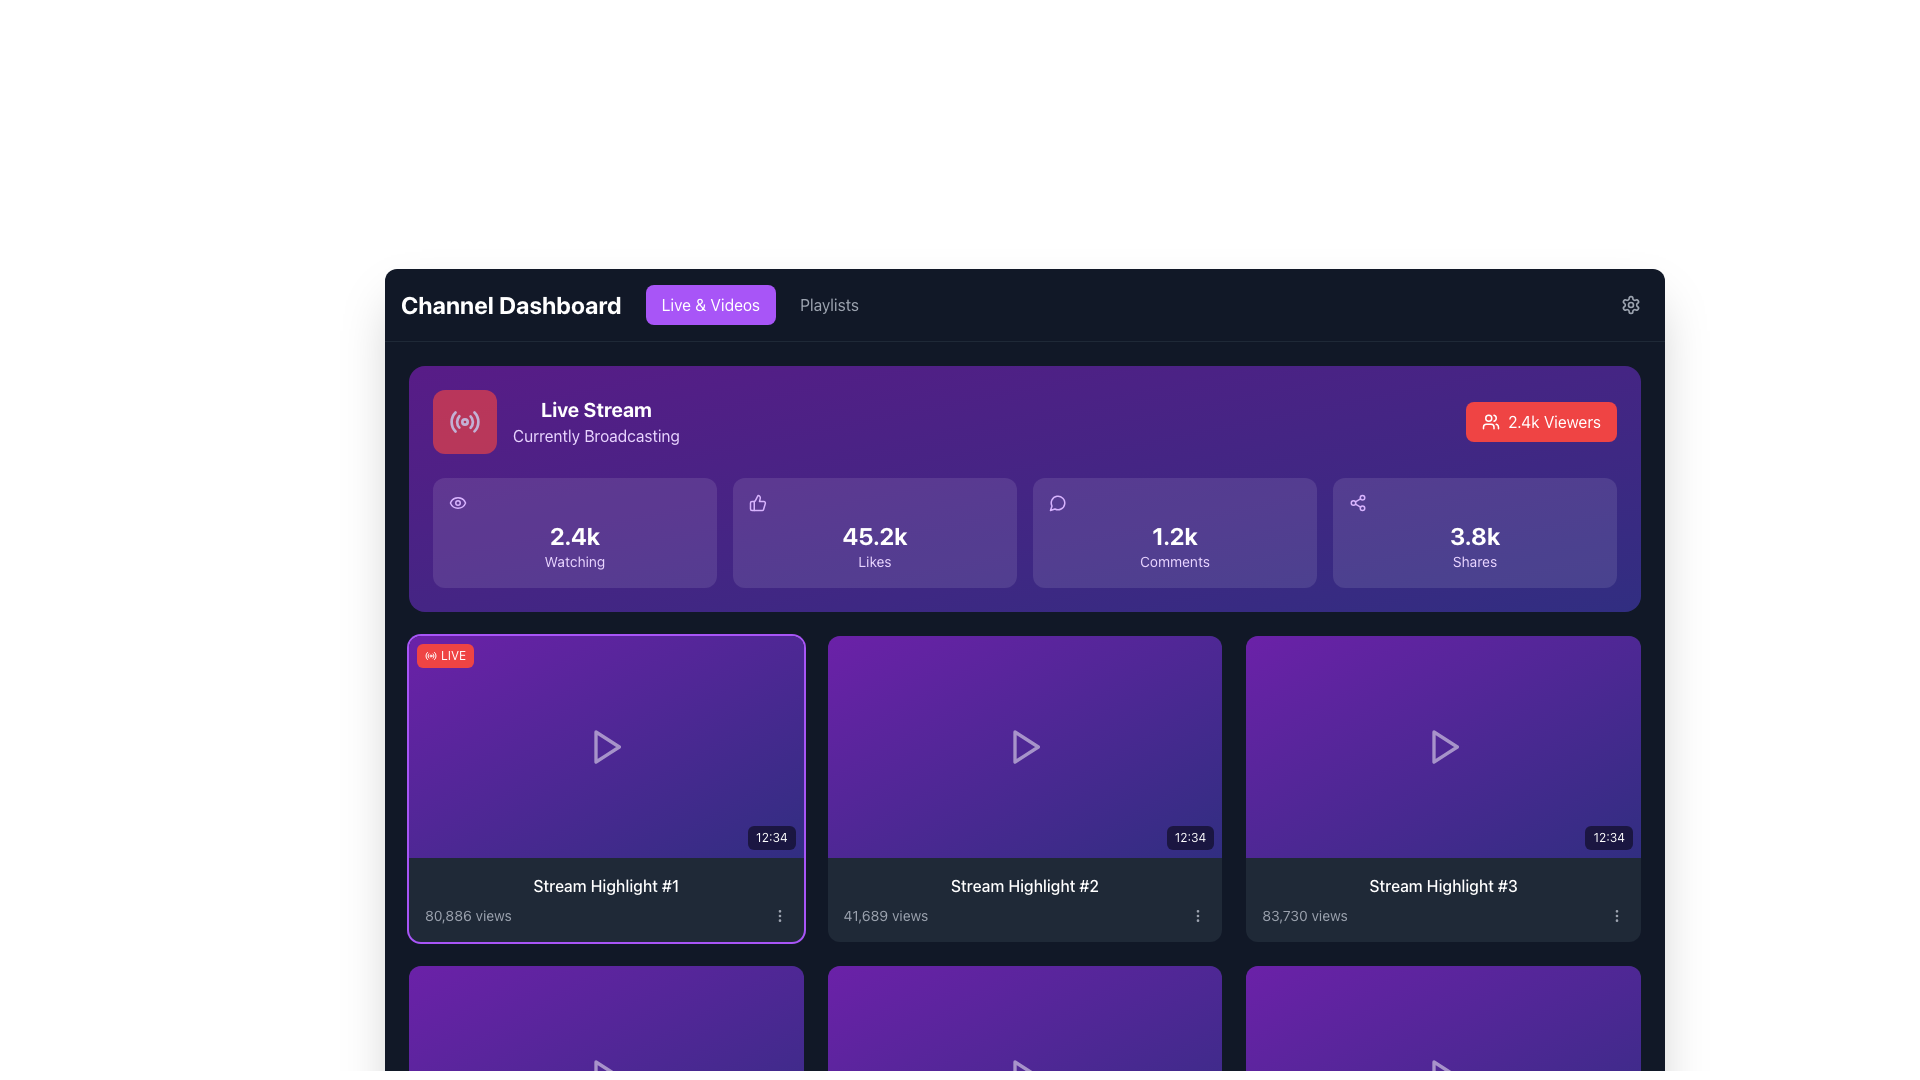 The image size is (1920, 1080). What do you see at coordinates (605, 898) in the screenshot?
I see `the title 'Stream Highlight #1' of the text label within the card component to interact` at bounding box center [605, 898].